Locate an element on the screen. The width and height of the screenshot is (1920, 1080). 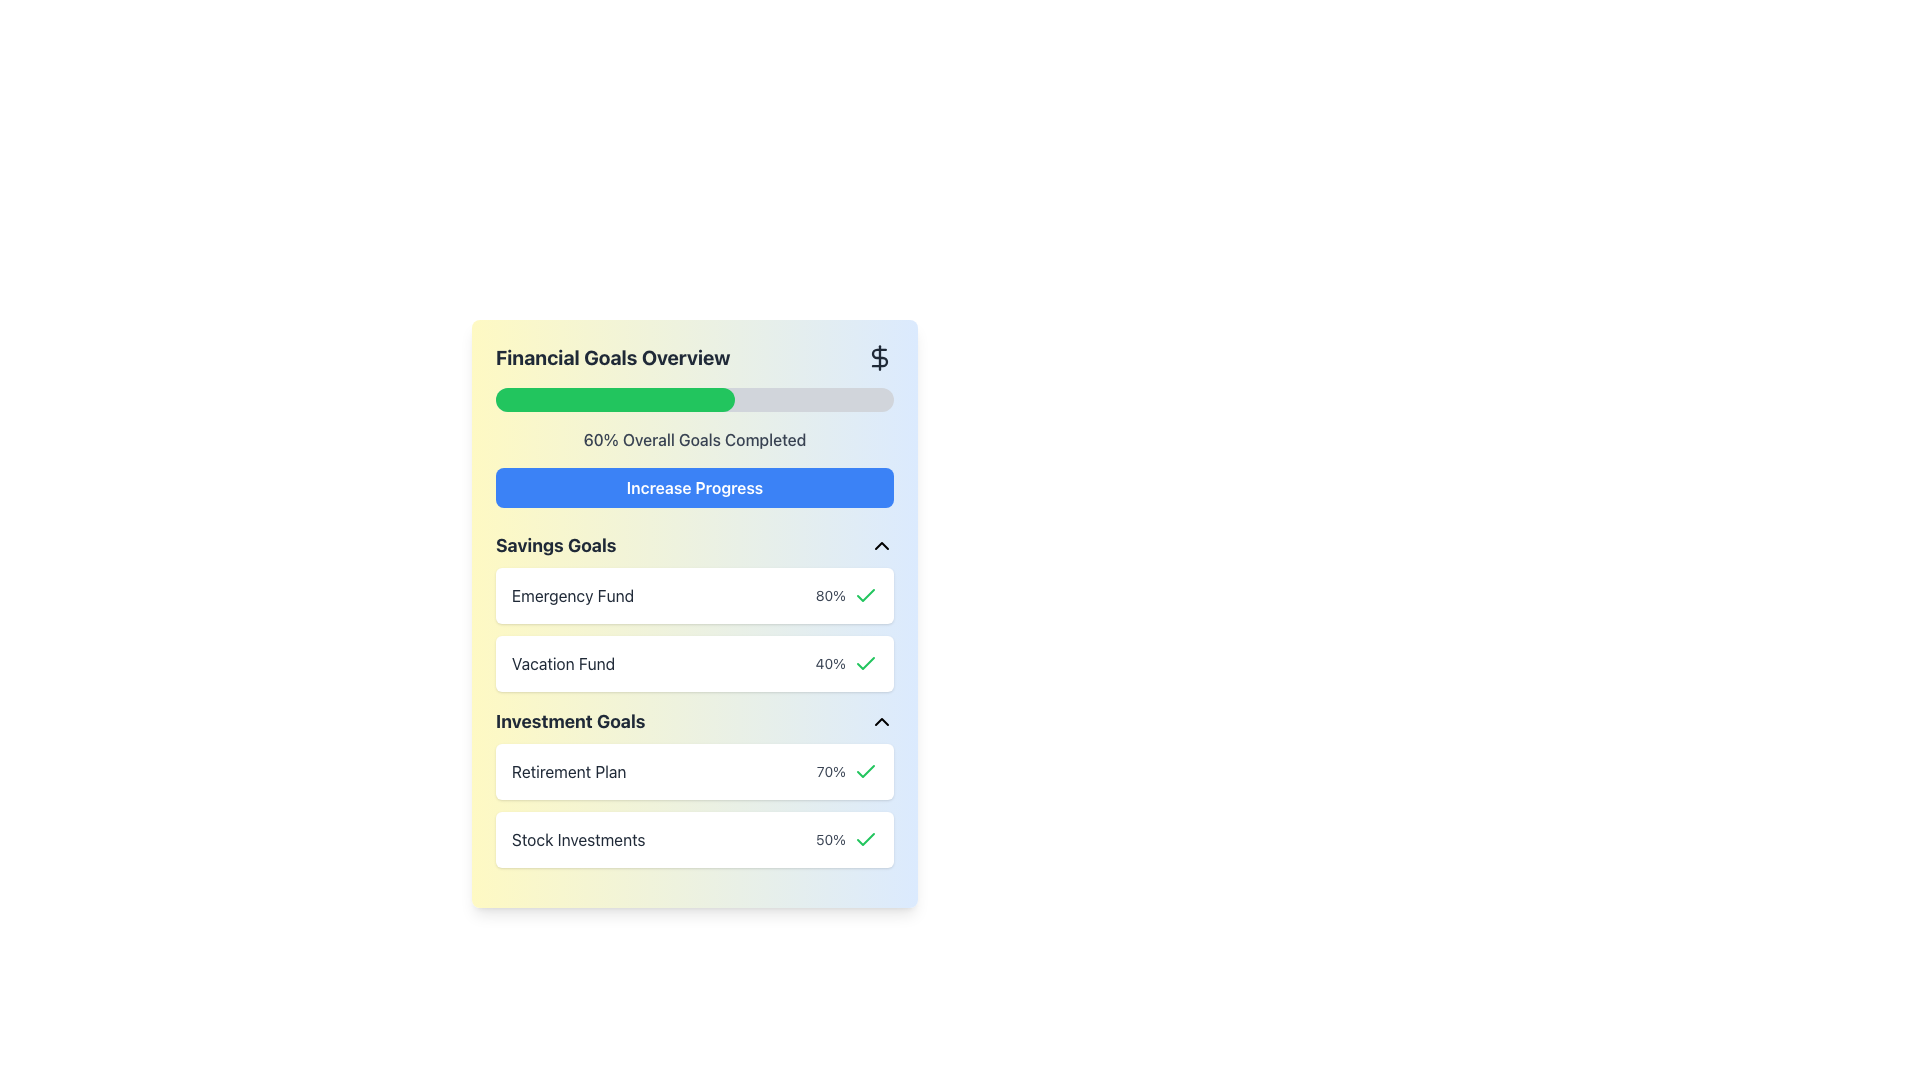
the static text label that serves as a title for the financial goal, located within the 'Investment Goals' card-like component is located at coordinates (568, 770).